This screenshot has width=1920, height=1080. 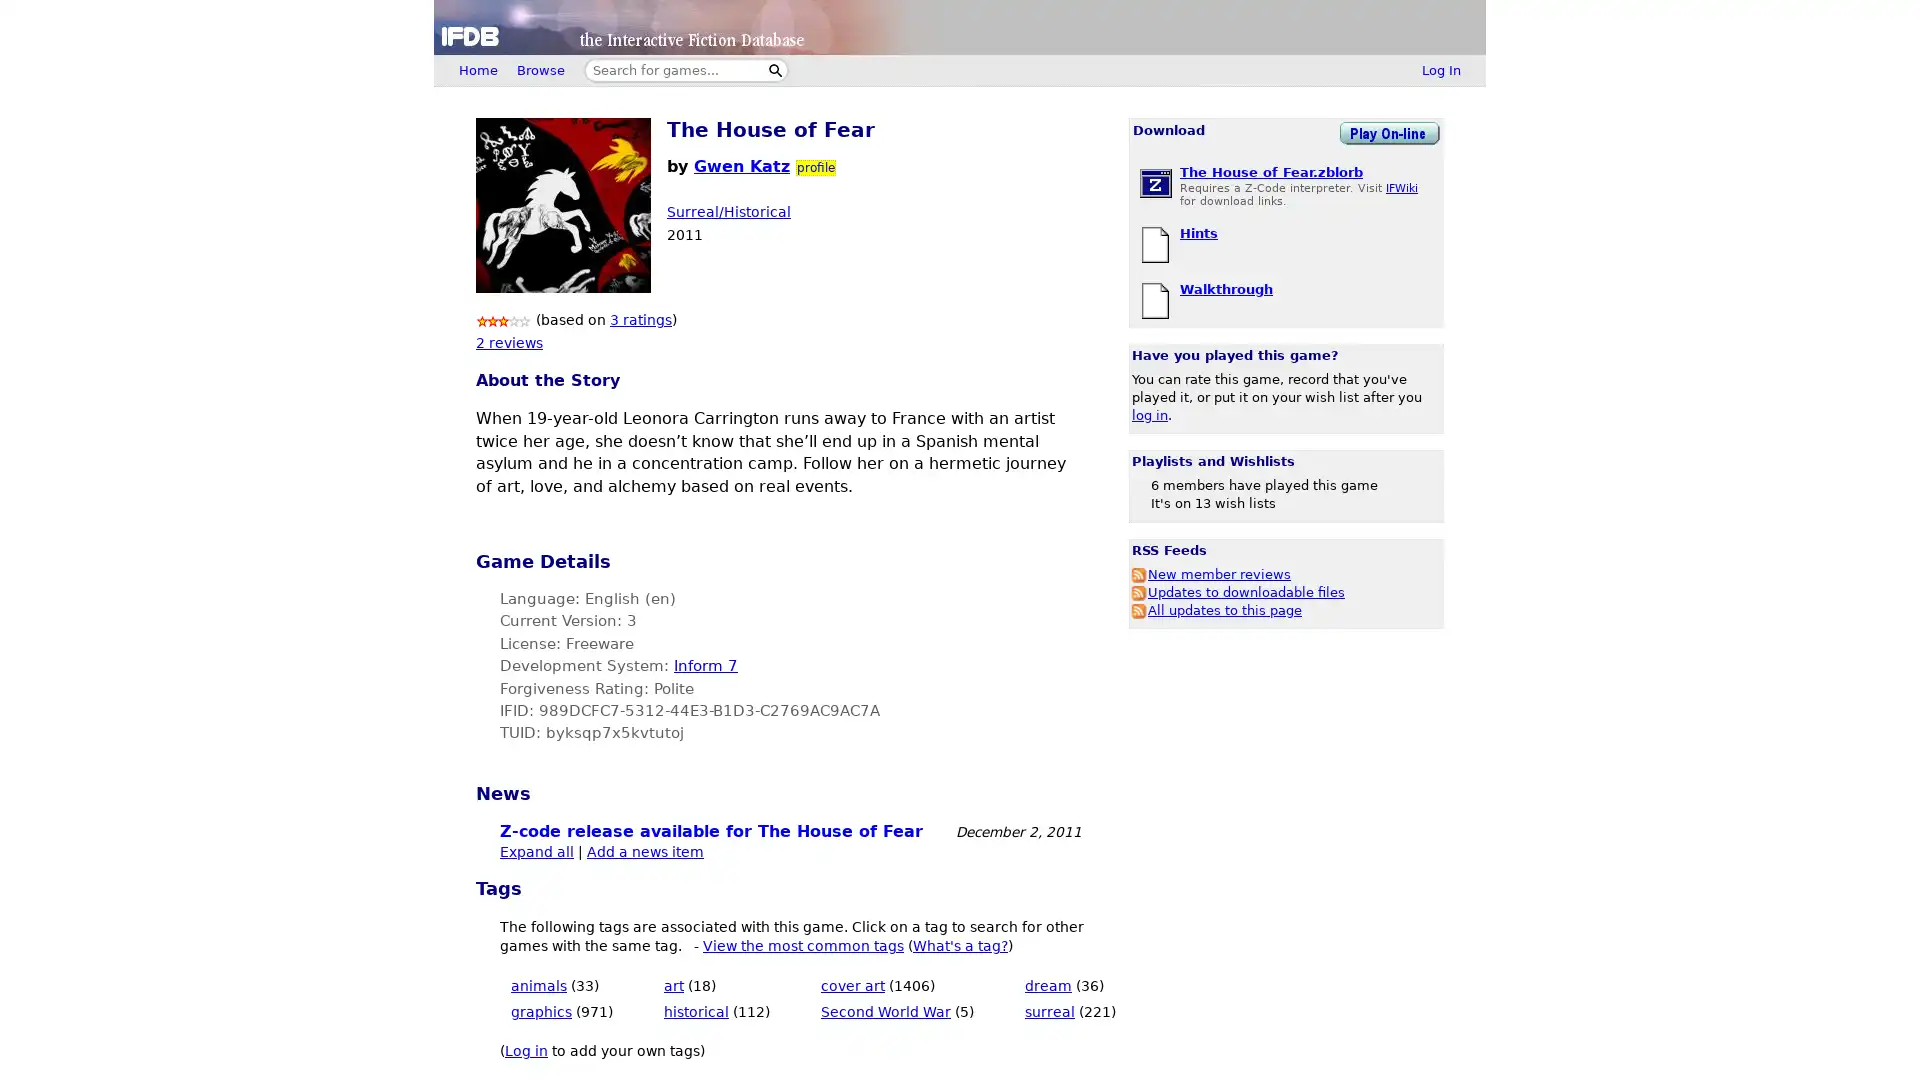 What do you see at coordinates (774, 68) in the screenshot?
I see `Search` at bounding box center [774, 68].